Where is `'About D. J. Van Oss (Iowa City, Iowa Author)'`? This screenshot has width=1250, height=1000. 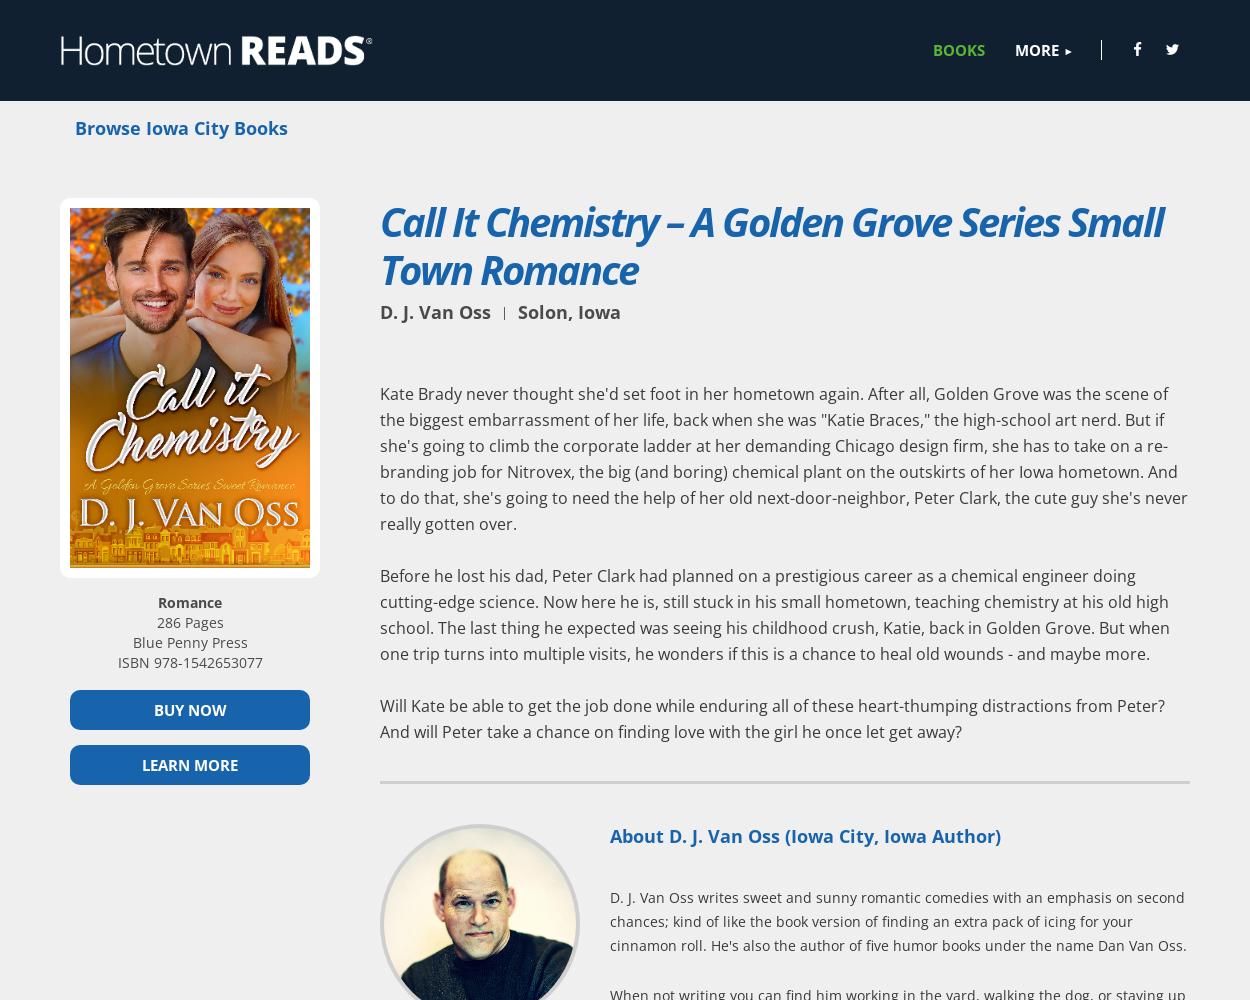
'About D. J. Van Oss (Iowa City, Iowa Author)' is located at coordinates (805, 834).